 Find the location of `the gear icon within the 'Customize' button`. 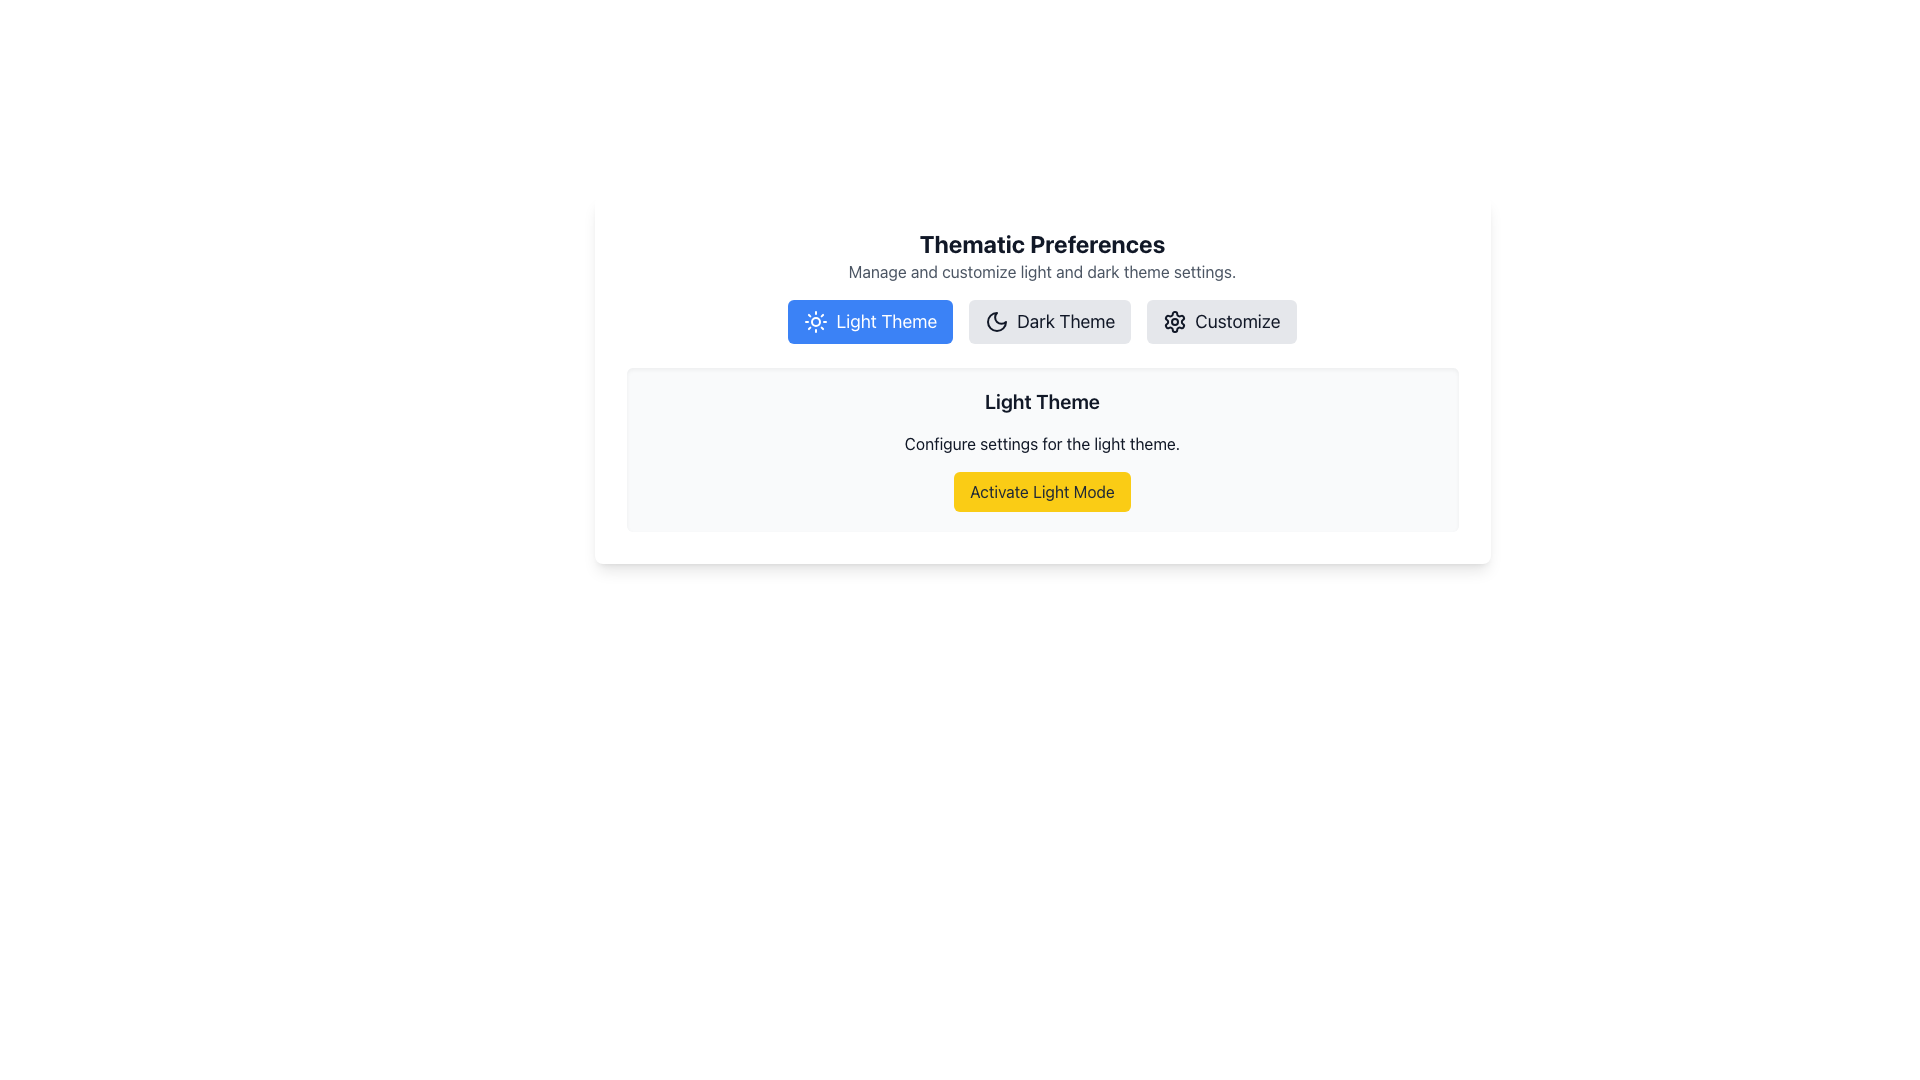

the gear icon within the 'Customize' button is located at coordinates (1175, 320).